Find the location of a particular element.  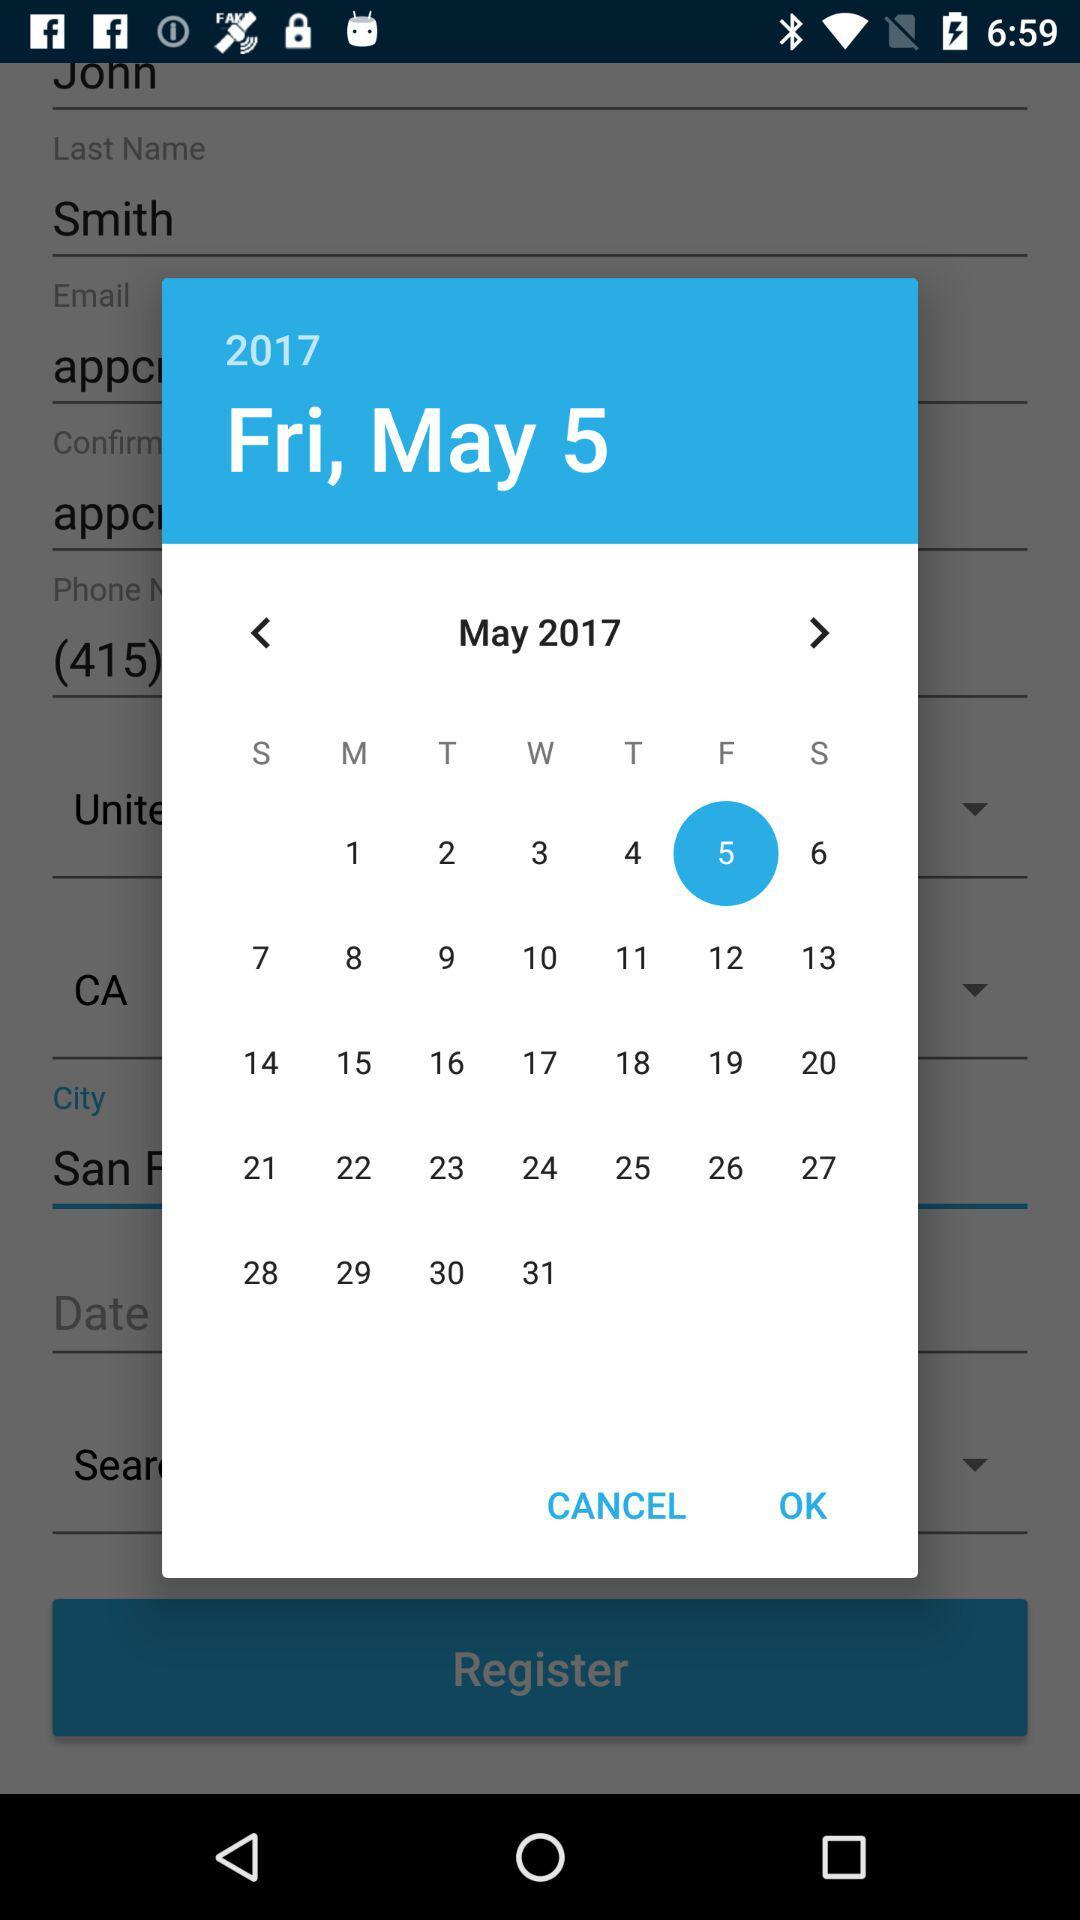

2017 is located at coordinates (540, 327).